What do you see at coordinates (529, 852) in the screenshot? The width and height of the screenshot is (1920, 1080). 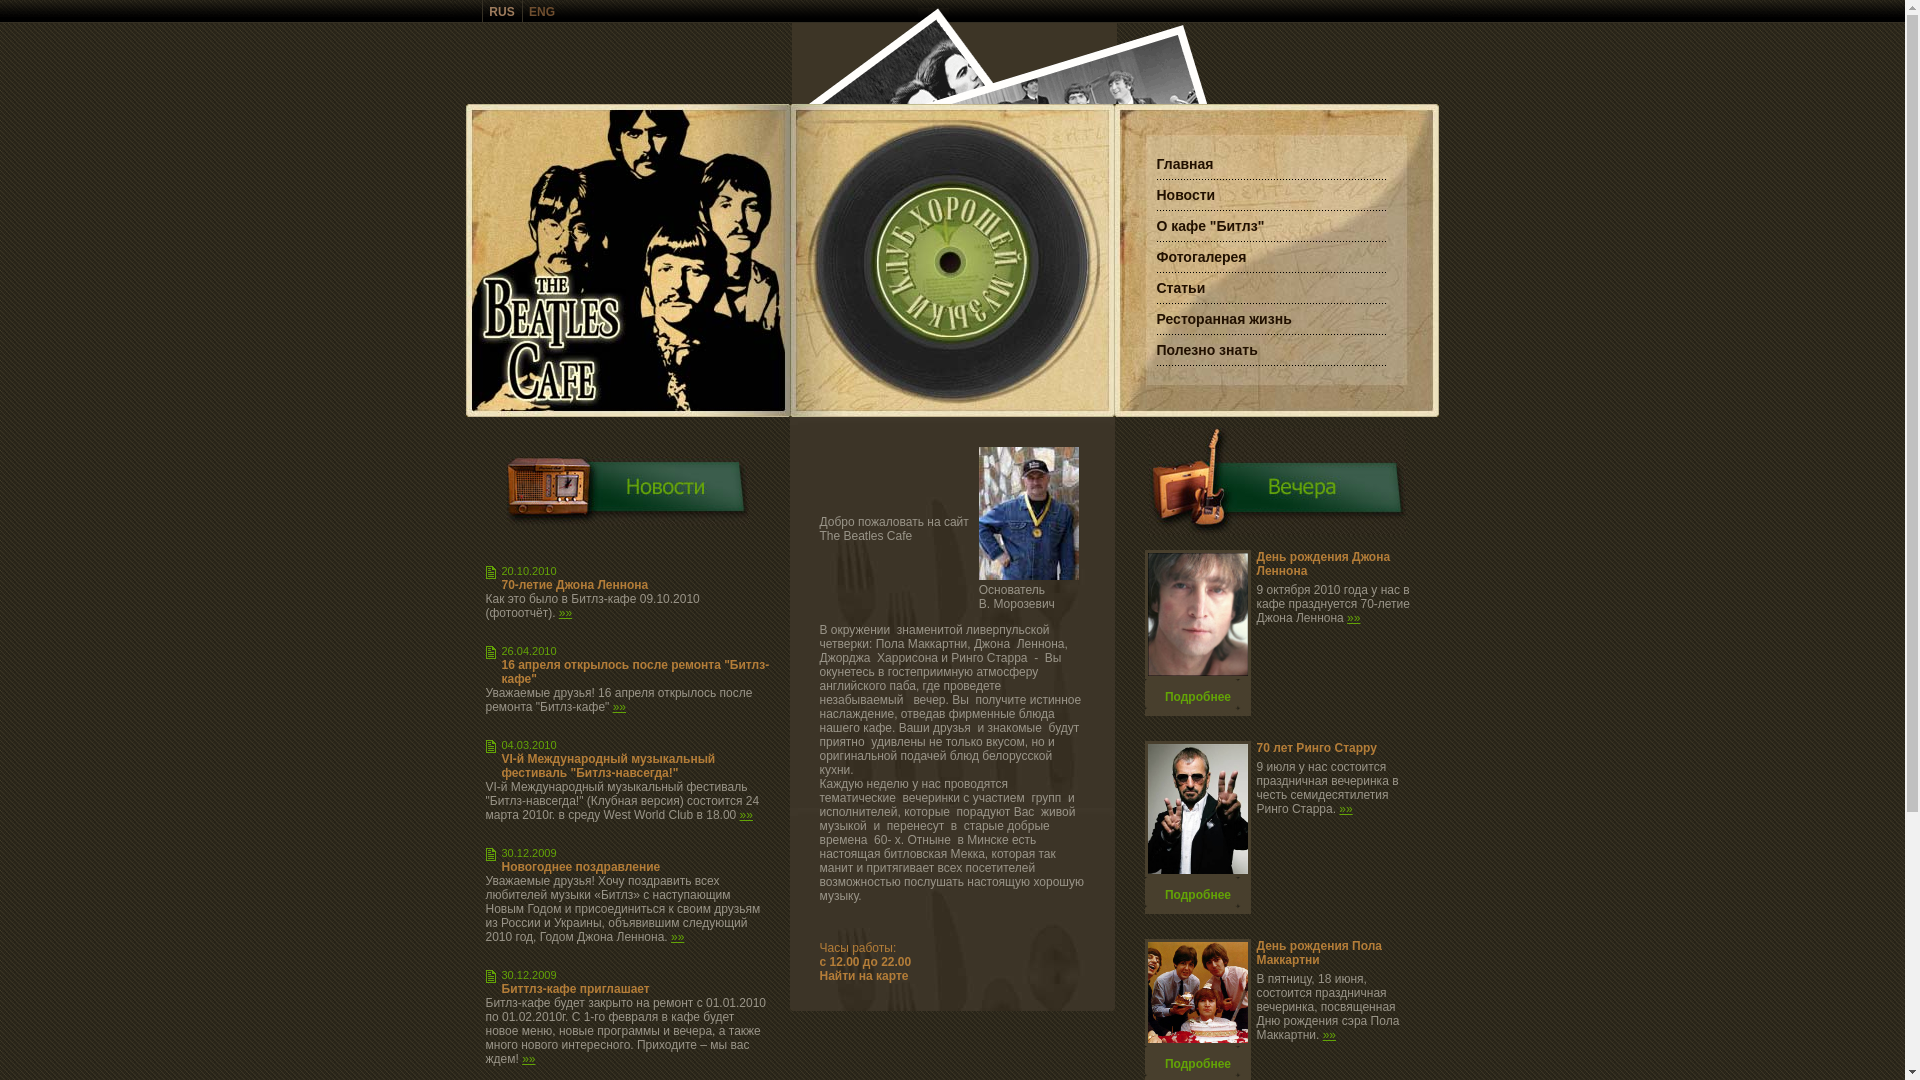 I see `'30.12.2009'` at bounding box center [529, 852].